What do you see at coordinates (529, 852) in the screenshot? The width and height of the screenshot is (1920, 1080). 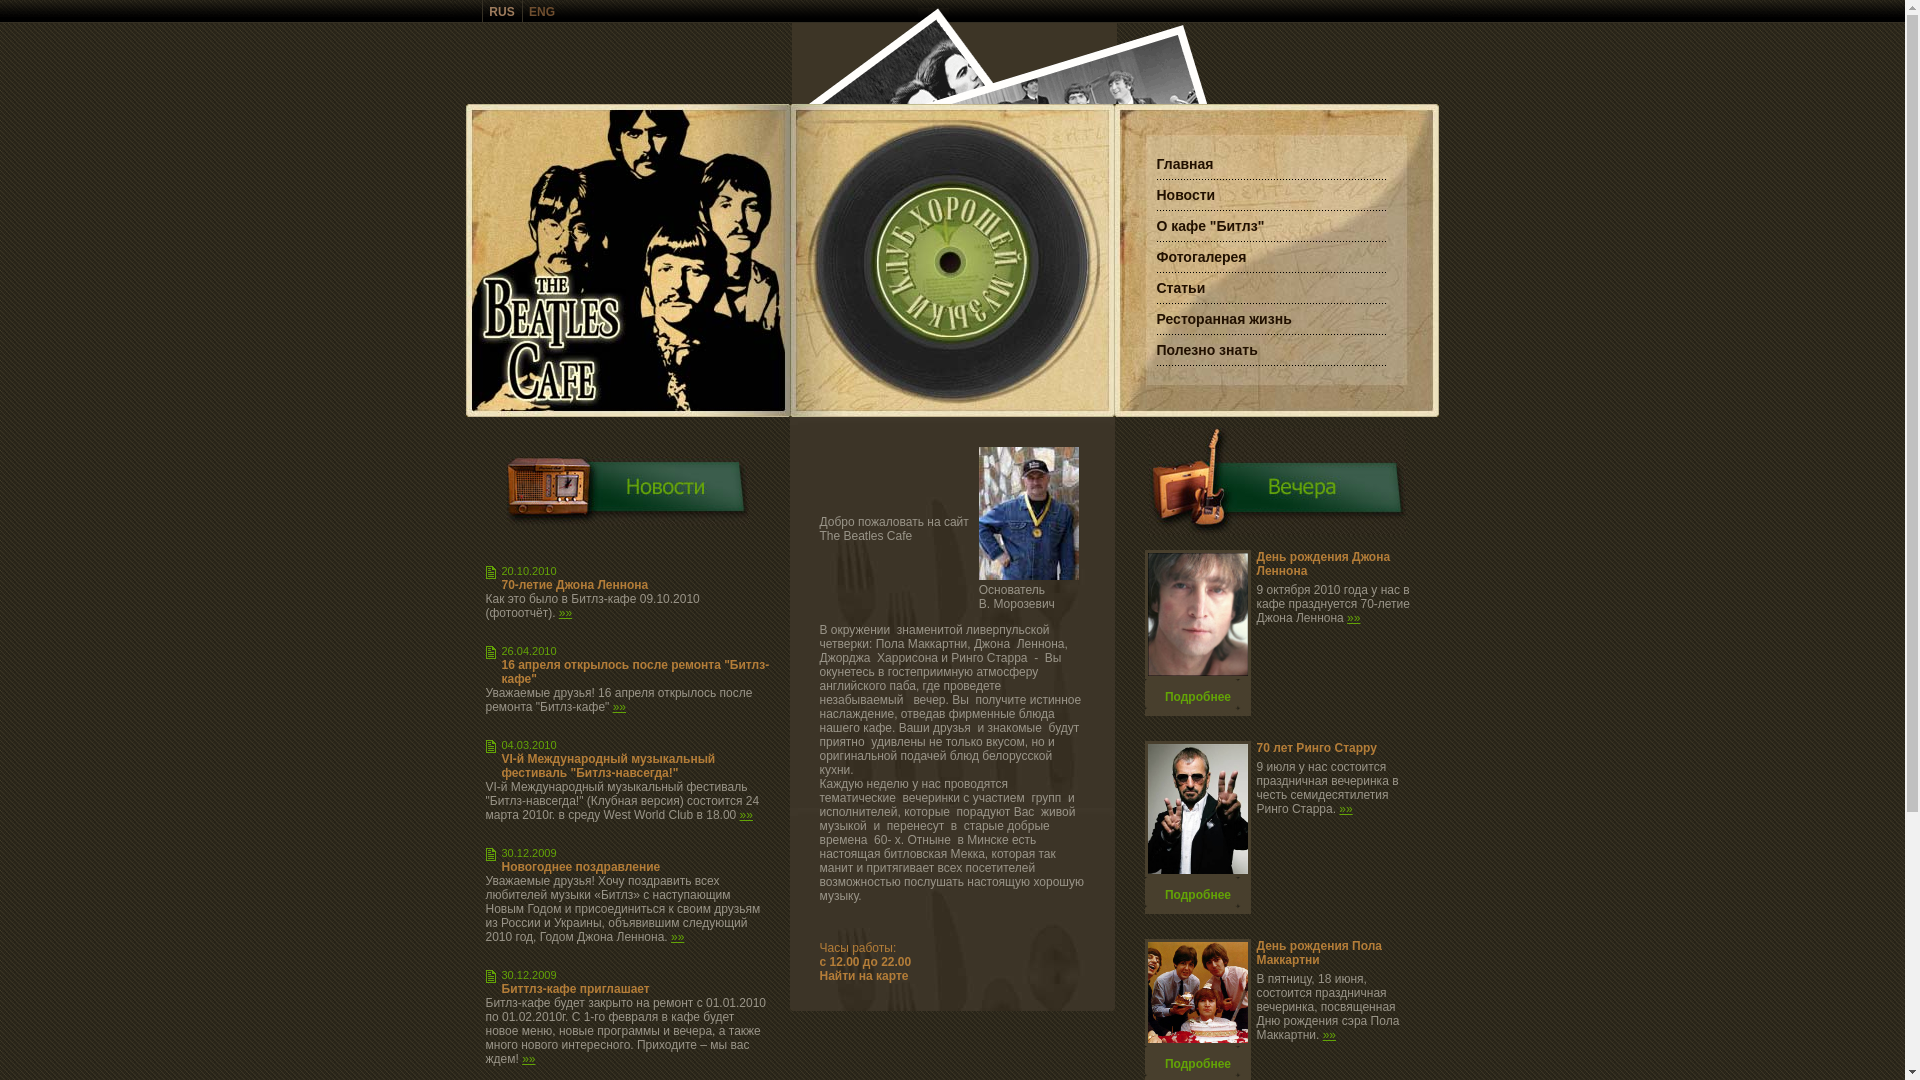 I see `'30.12.2009'` at bounding box center [529, 852].